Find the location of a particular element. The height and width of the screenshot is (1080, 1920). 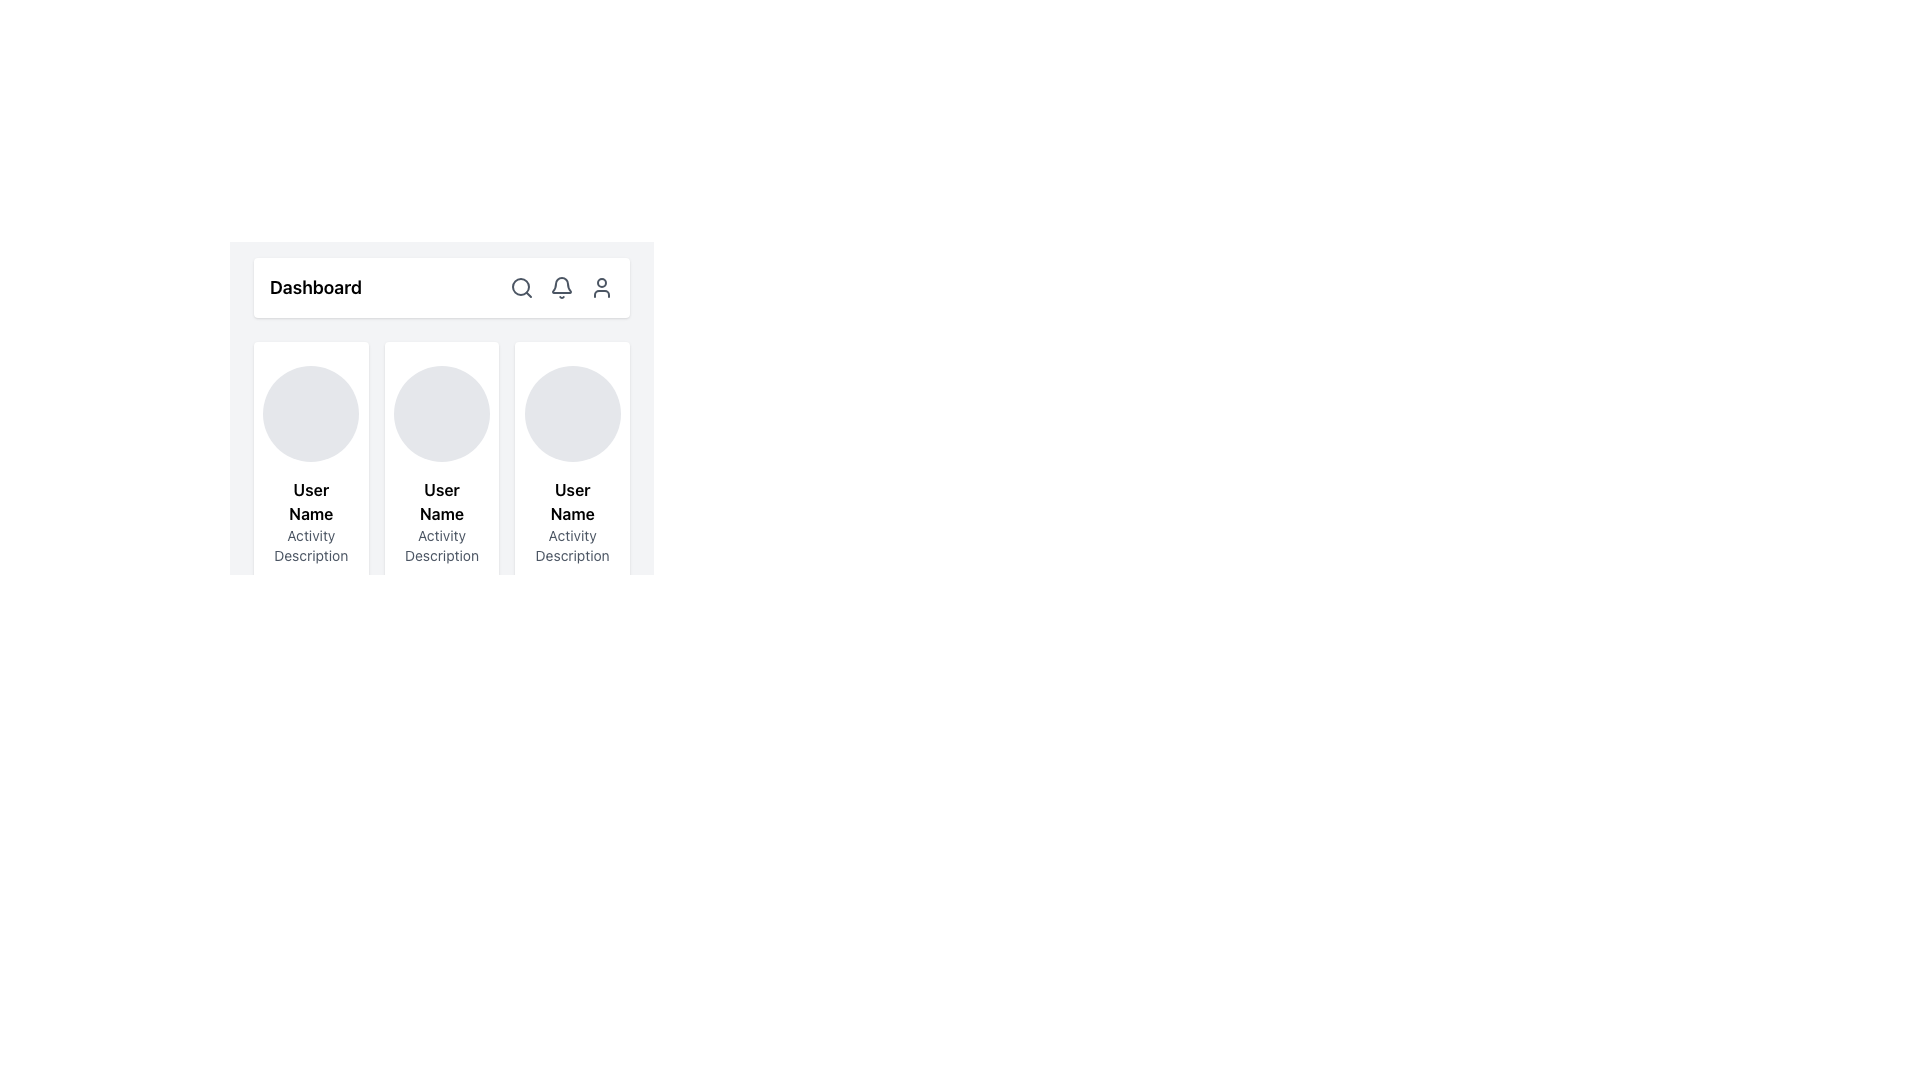

the Notification Bell icon located in the top-right section of the toolbar, positioned between the search and profile icons, to indicate notifications is located at coordinates (560, 288).